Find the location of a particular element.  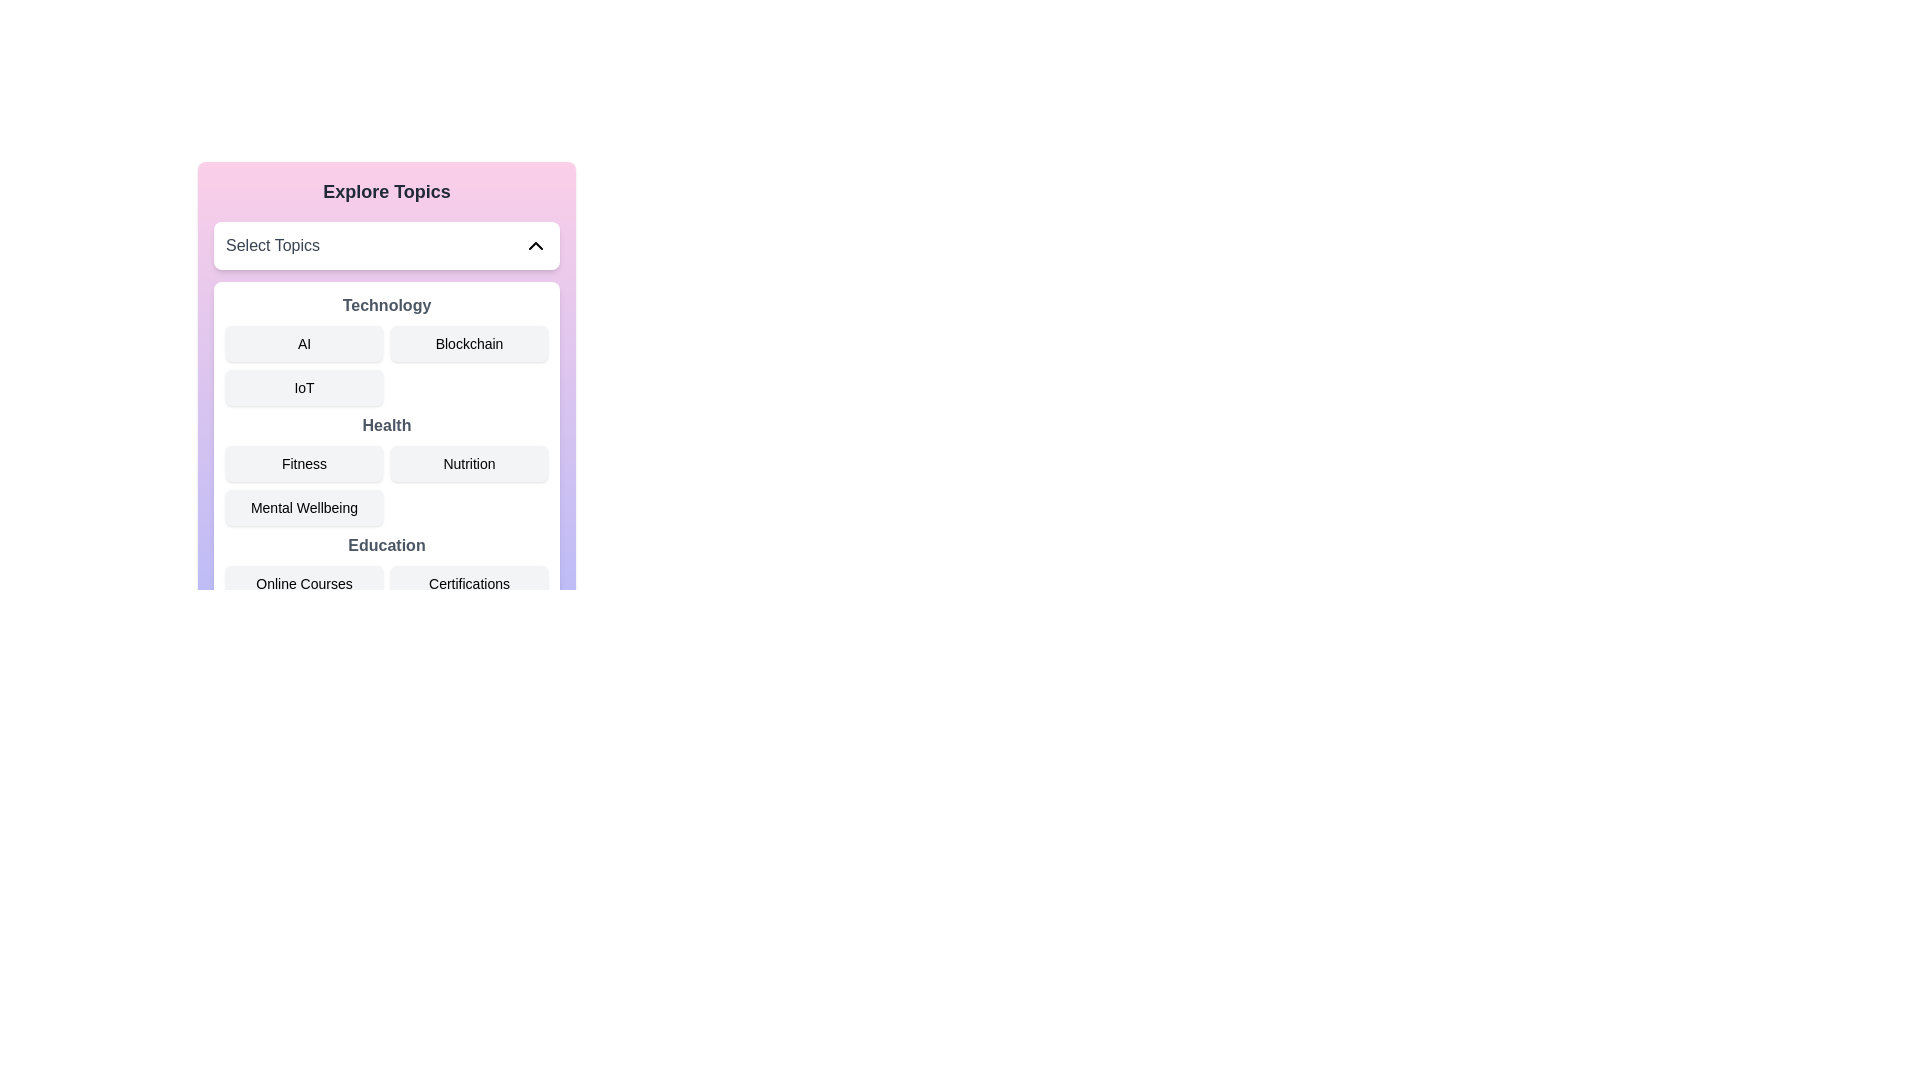

the Dropdown menu trigger button labeled 'Select Topics' is located at coordinates (387, 245).